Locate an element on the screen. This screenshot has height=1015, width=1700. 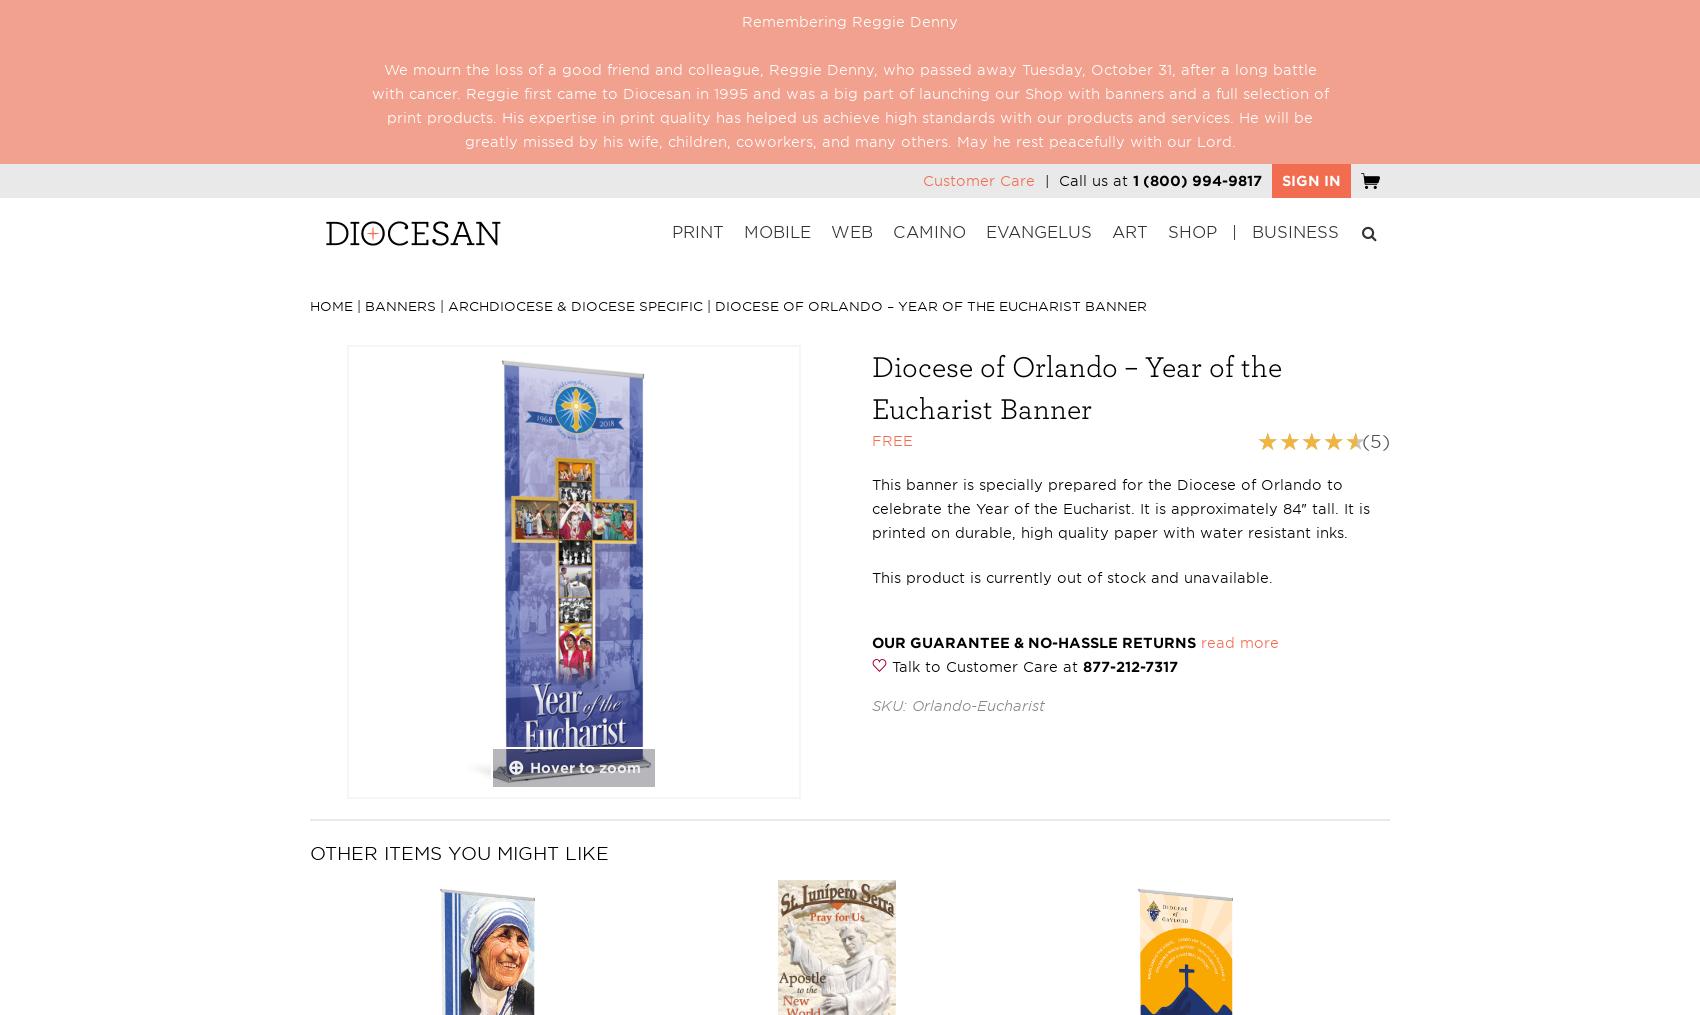
'Camino' is located at coordinates (929, 232).